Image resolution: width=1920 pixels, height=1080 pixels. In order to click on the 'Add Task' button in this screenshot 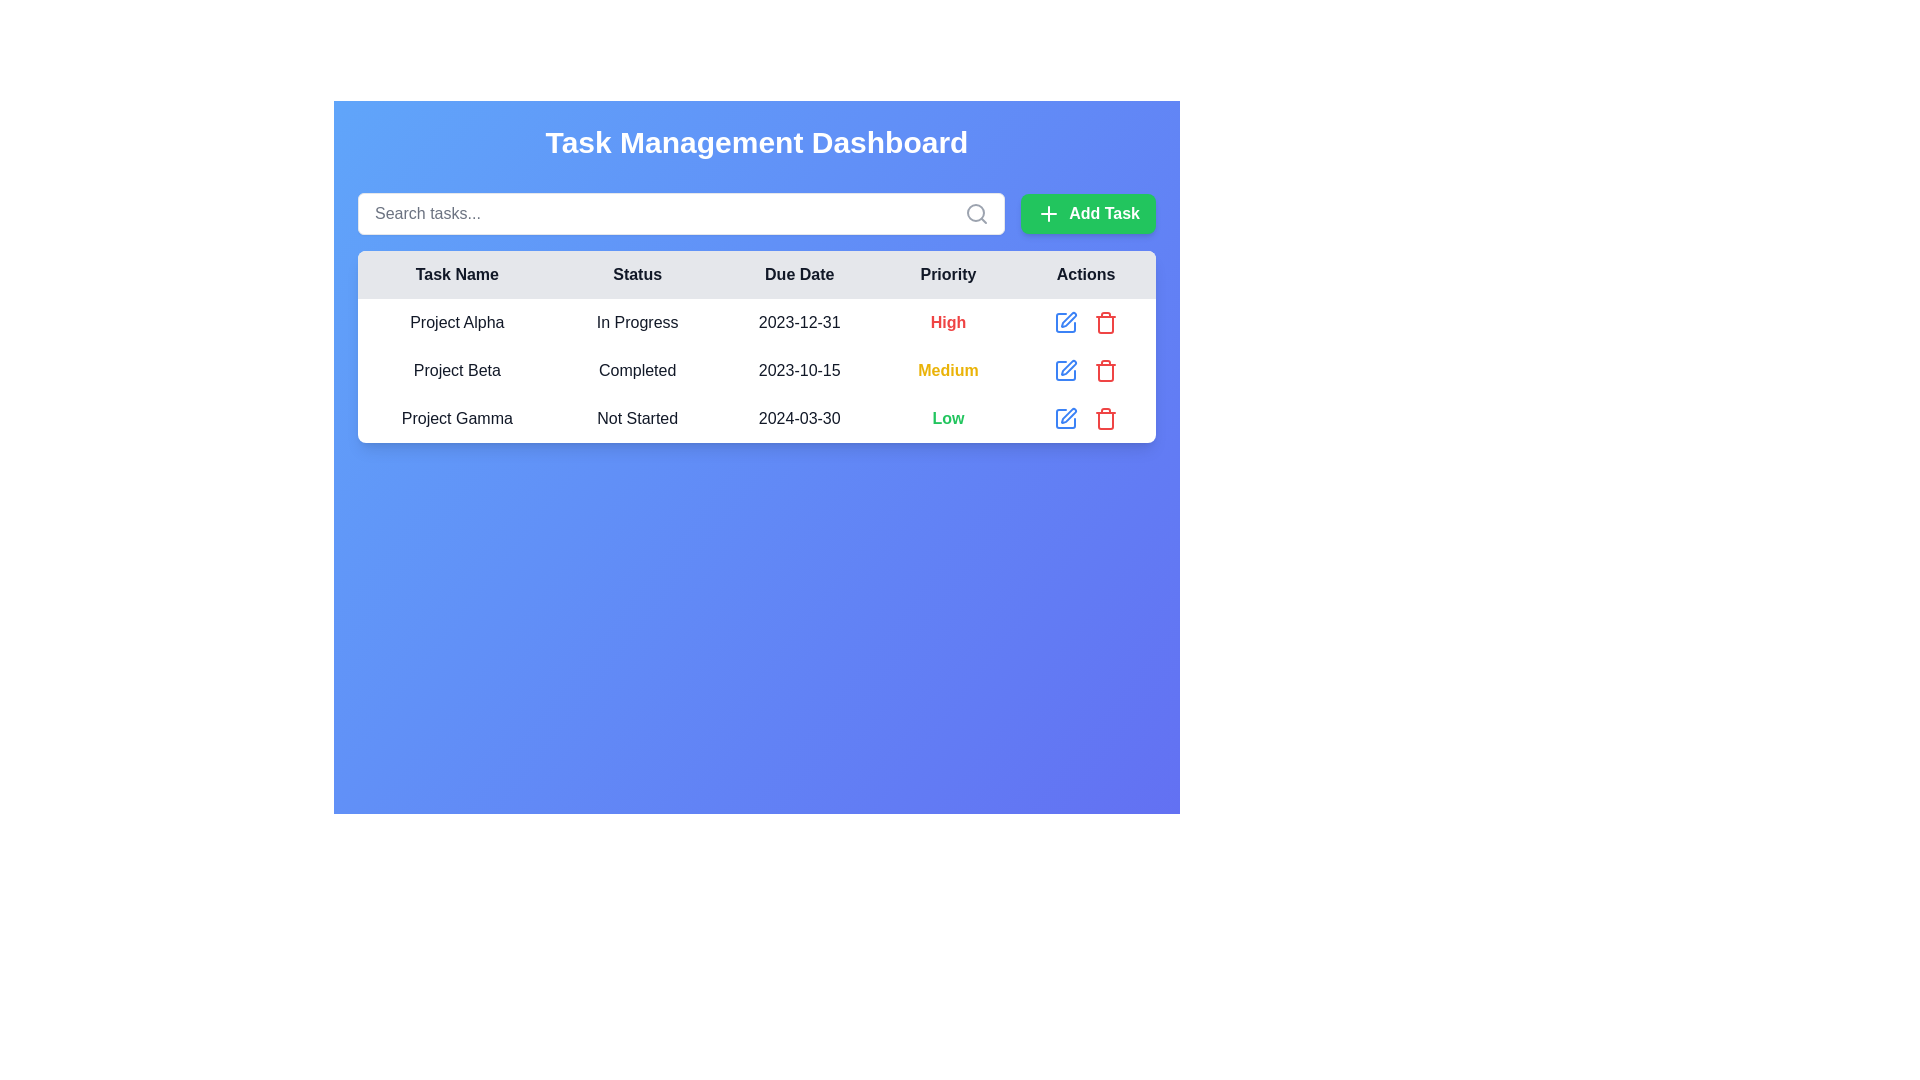, I will do `click(1087, 213)`.